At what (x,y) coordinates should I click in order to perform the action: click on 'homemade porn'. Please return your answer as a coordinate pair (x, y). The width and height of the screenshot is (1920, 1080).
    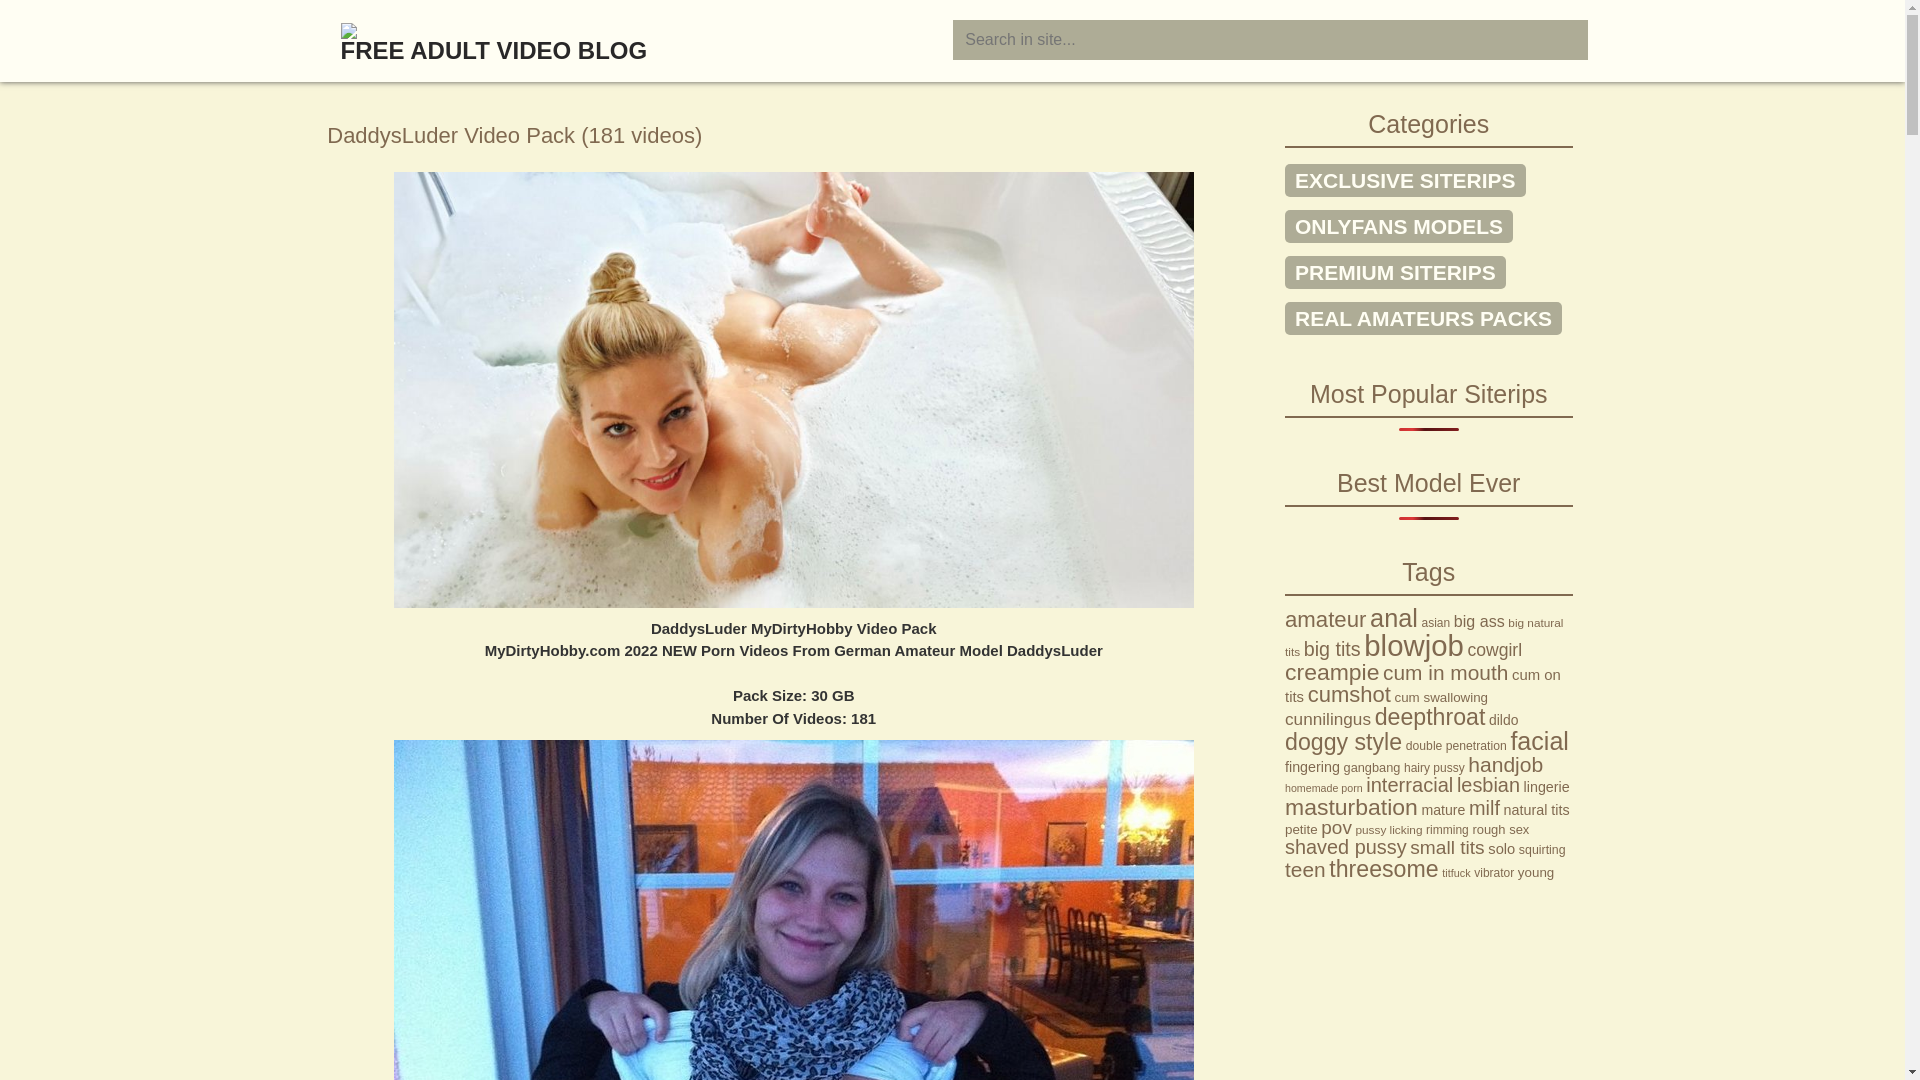
    Looking at the image, I should click on (1324, 786).